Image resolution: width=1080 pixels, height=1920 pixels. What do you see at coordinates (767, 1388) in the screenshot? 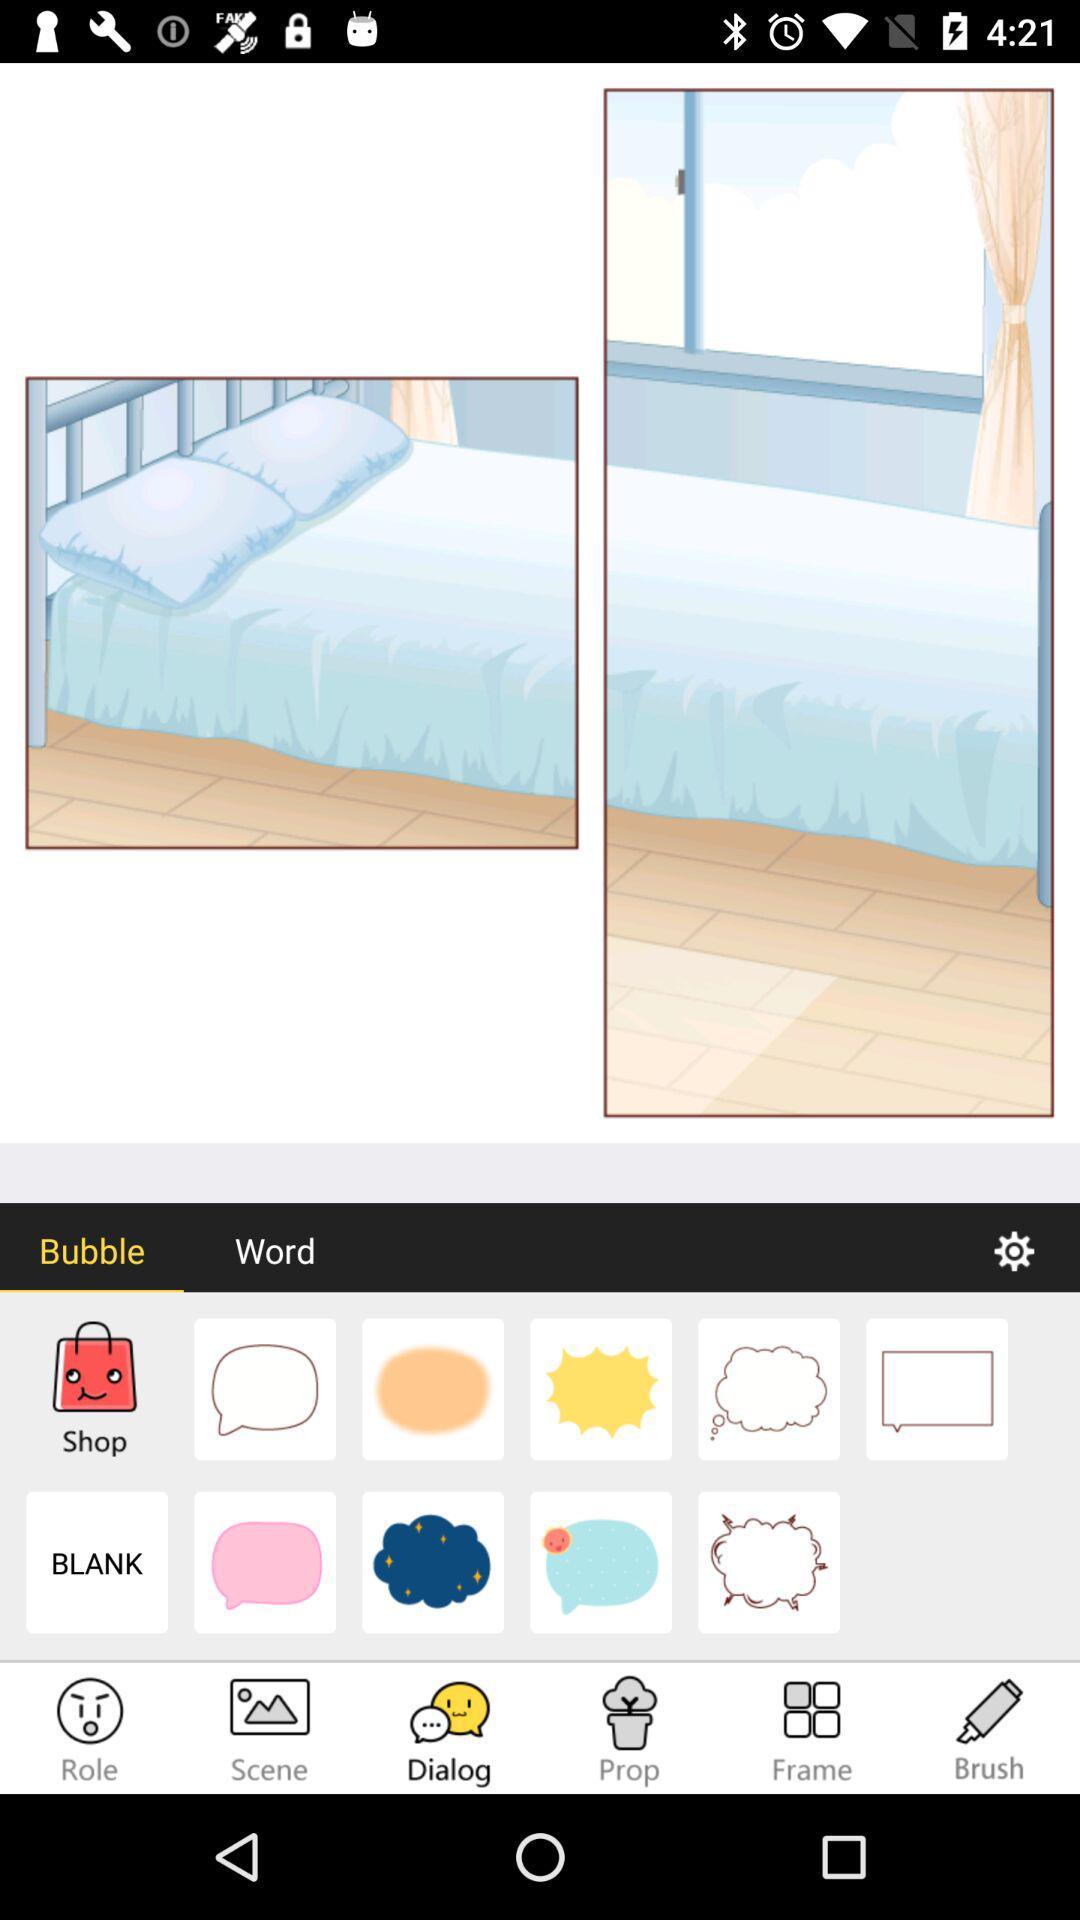
I see `the dialog box option which looks like a cloud` at bounding box center [767, 1388].